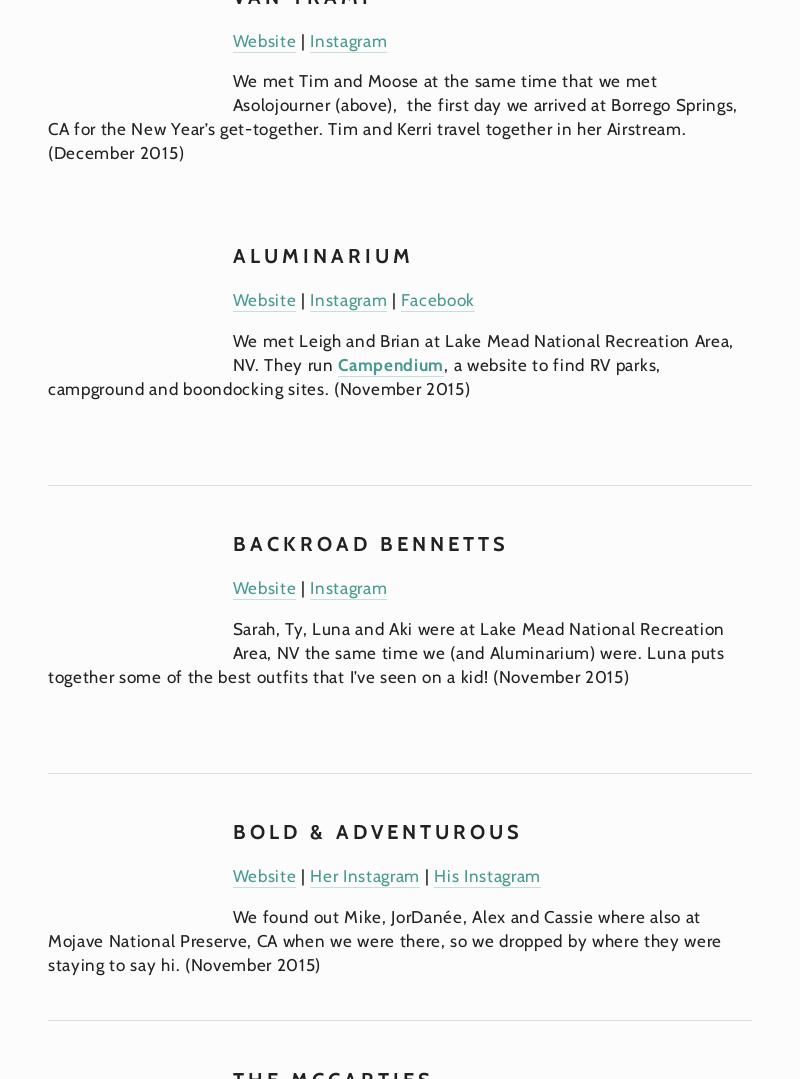 This screenshot has width=800, height=1079. I want to click on 'Campendium', so click(390, 365).